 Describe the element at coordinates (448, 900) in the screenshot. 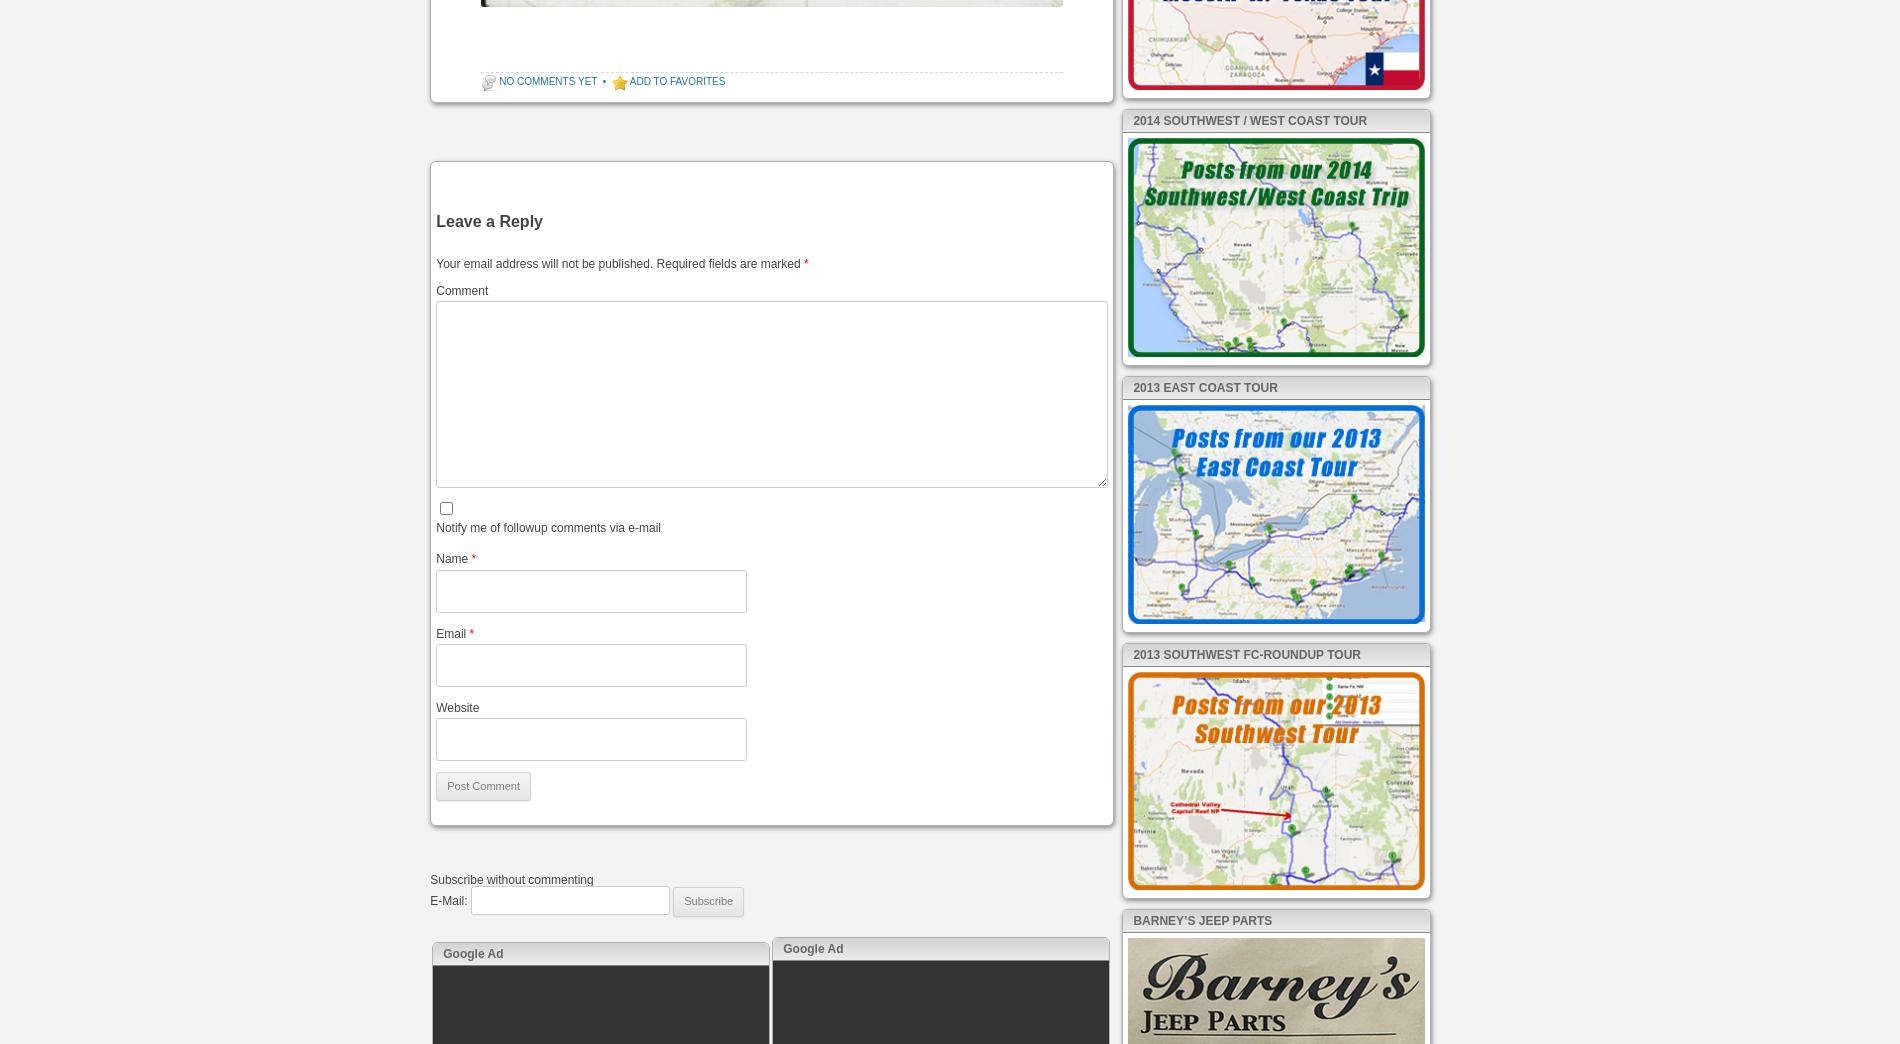

I see `'E-Mail:'` at that location.